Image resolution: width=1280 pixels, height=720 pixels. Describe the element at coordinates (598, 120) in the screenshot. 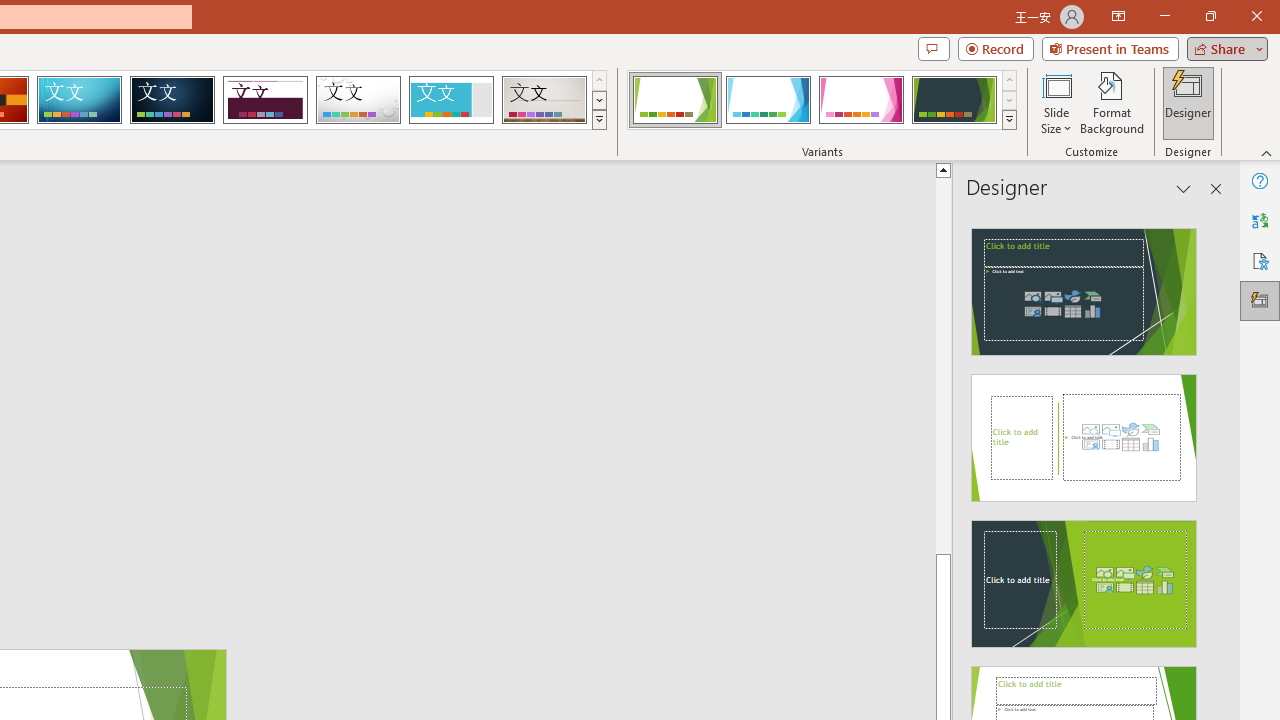

I see `'Themes'` at that location.